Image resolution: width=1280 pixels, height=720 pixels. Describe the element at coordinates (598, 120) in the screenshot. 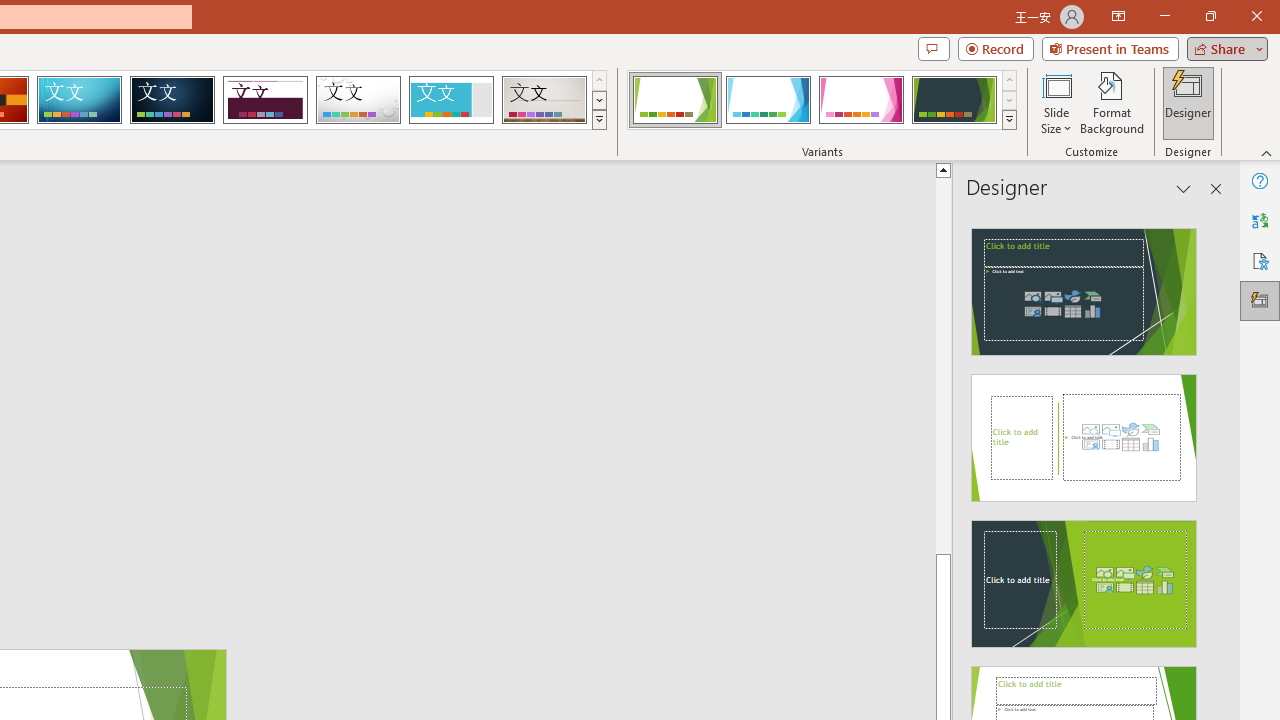

I see `'Themes'` at that location.